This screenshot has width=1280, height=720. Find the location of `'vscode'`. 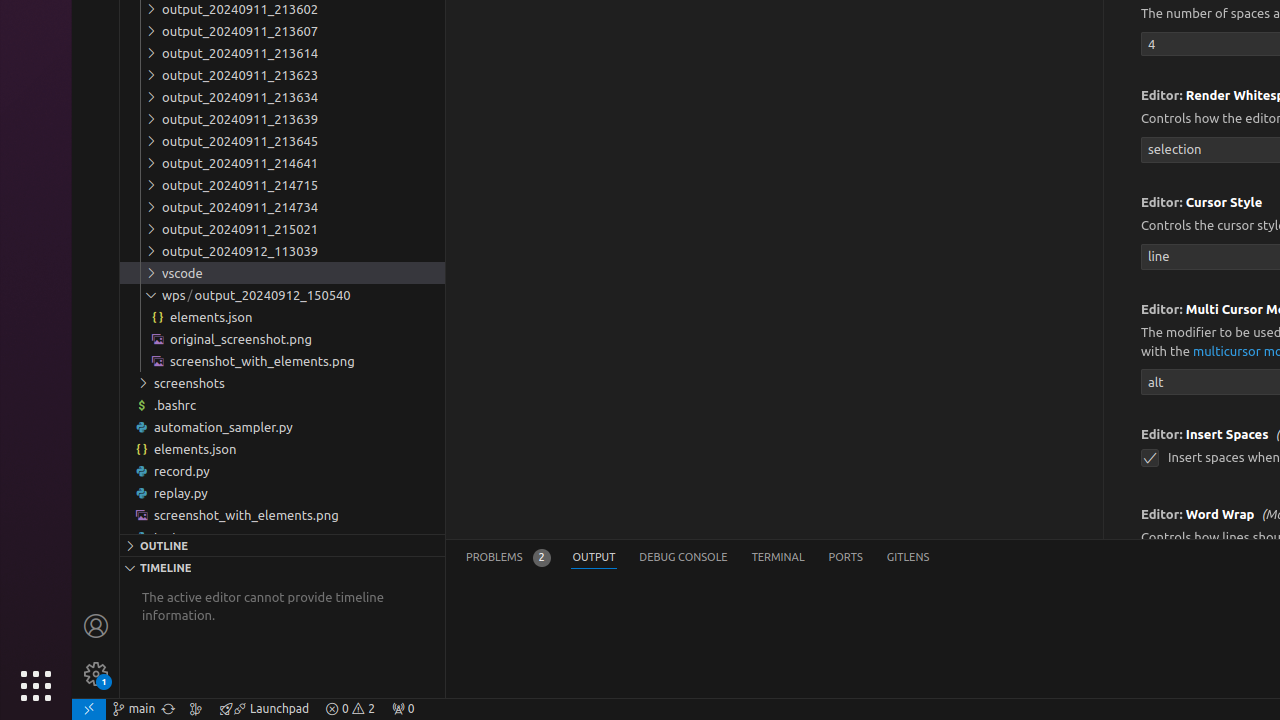

'vscode' is located at coordinates (281, 273).